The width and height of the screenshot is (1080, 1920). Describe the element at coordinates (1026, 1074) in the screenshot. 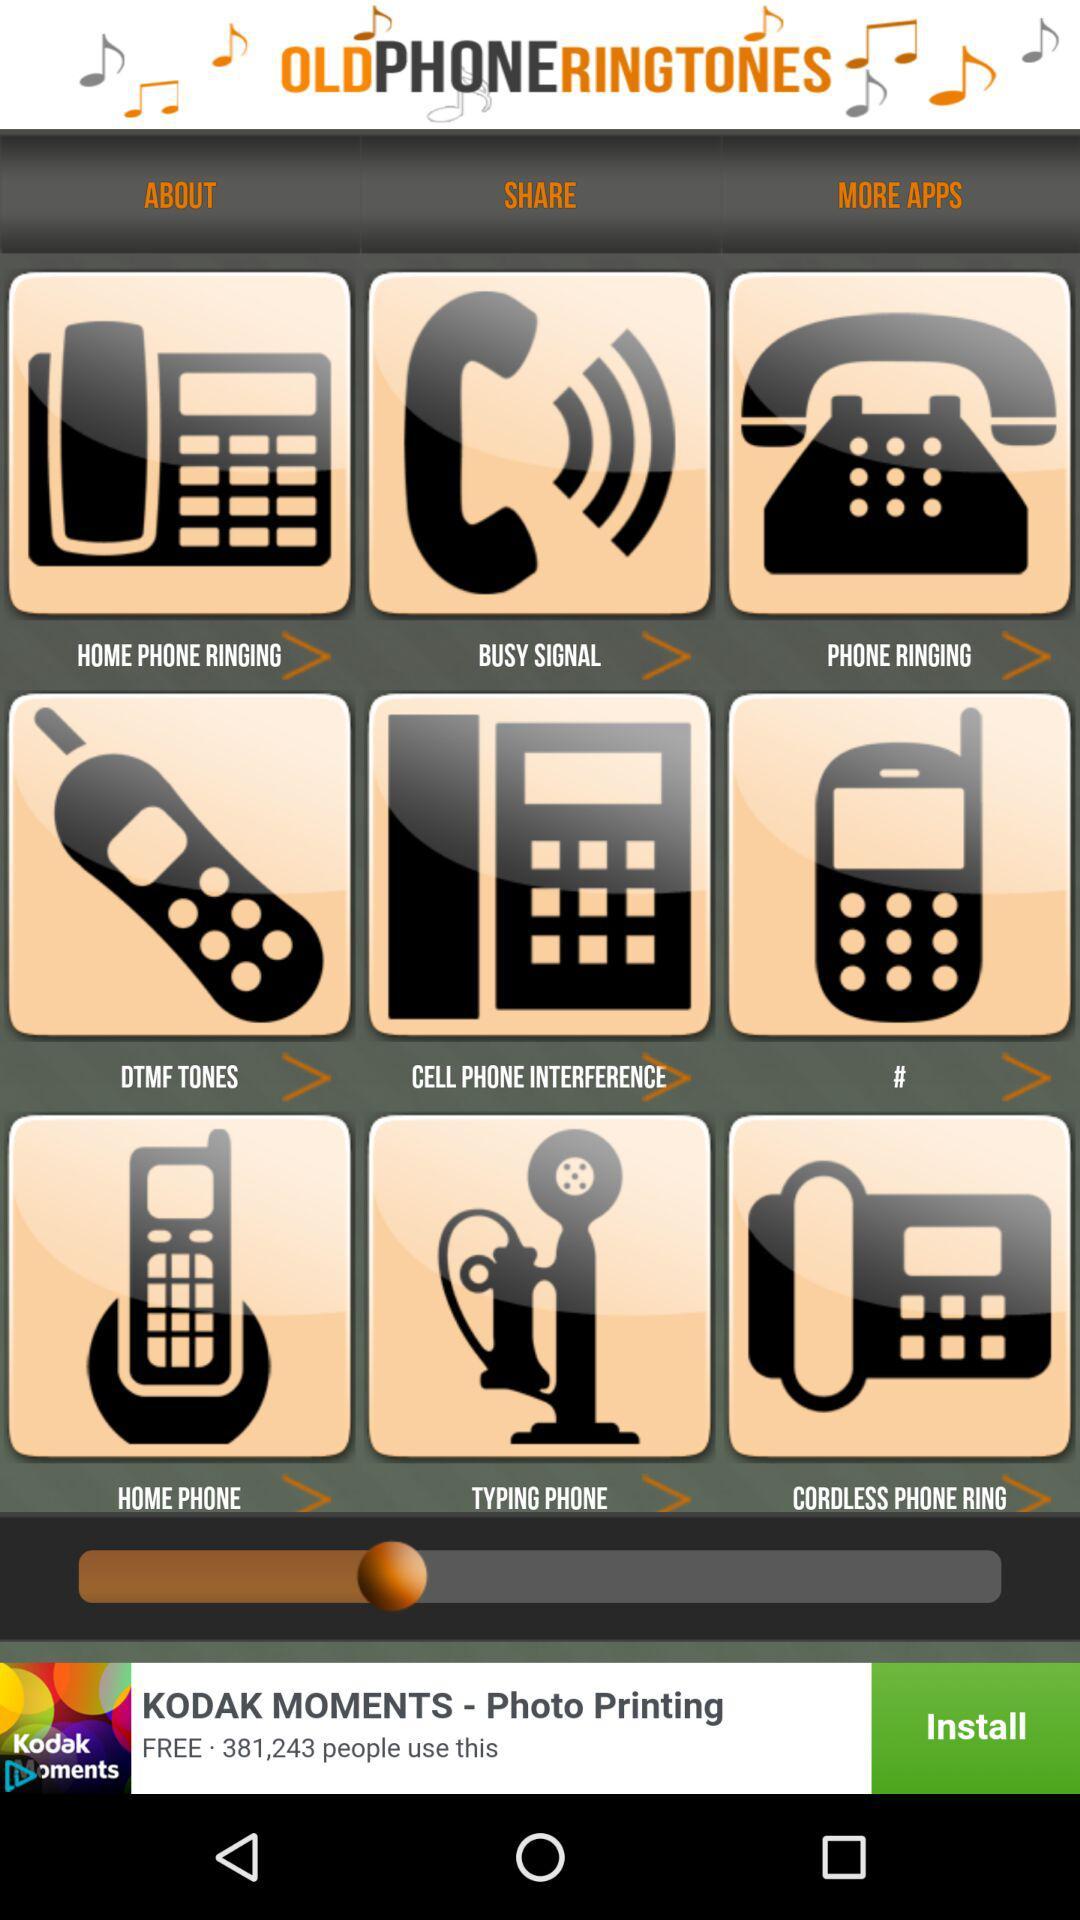

I see `the icon which is below second row of third image` at that location.